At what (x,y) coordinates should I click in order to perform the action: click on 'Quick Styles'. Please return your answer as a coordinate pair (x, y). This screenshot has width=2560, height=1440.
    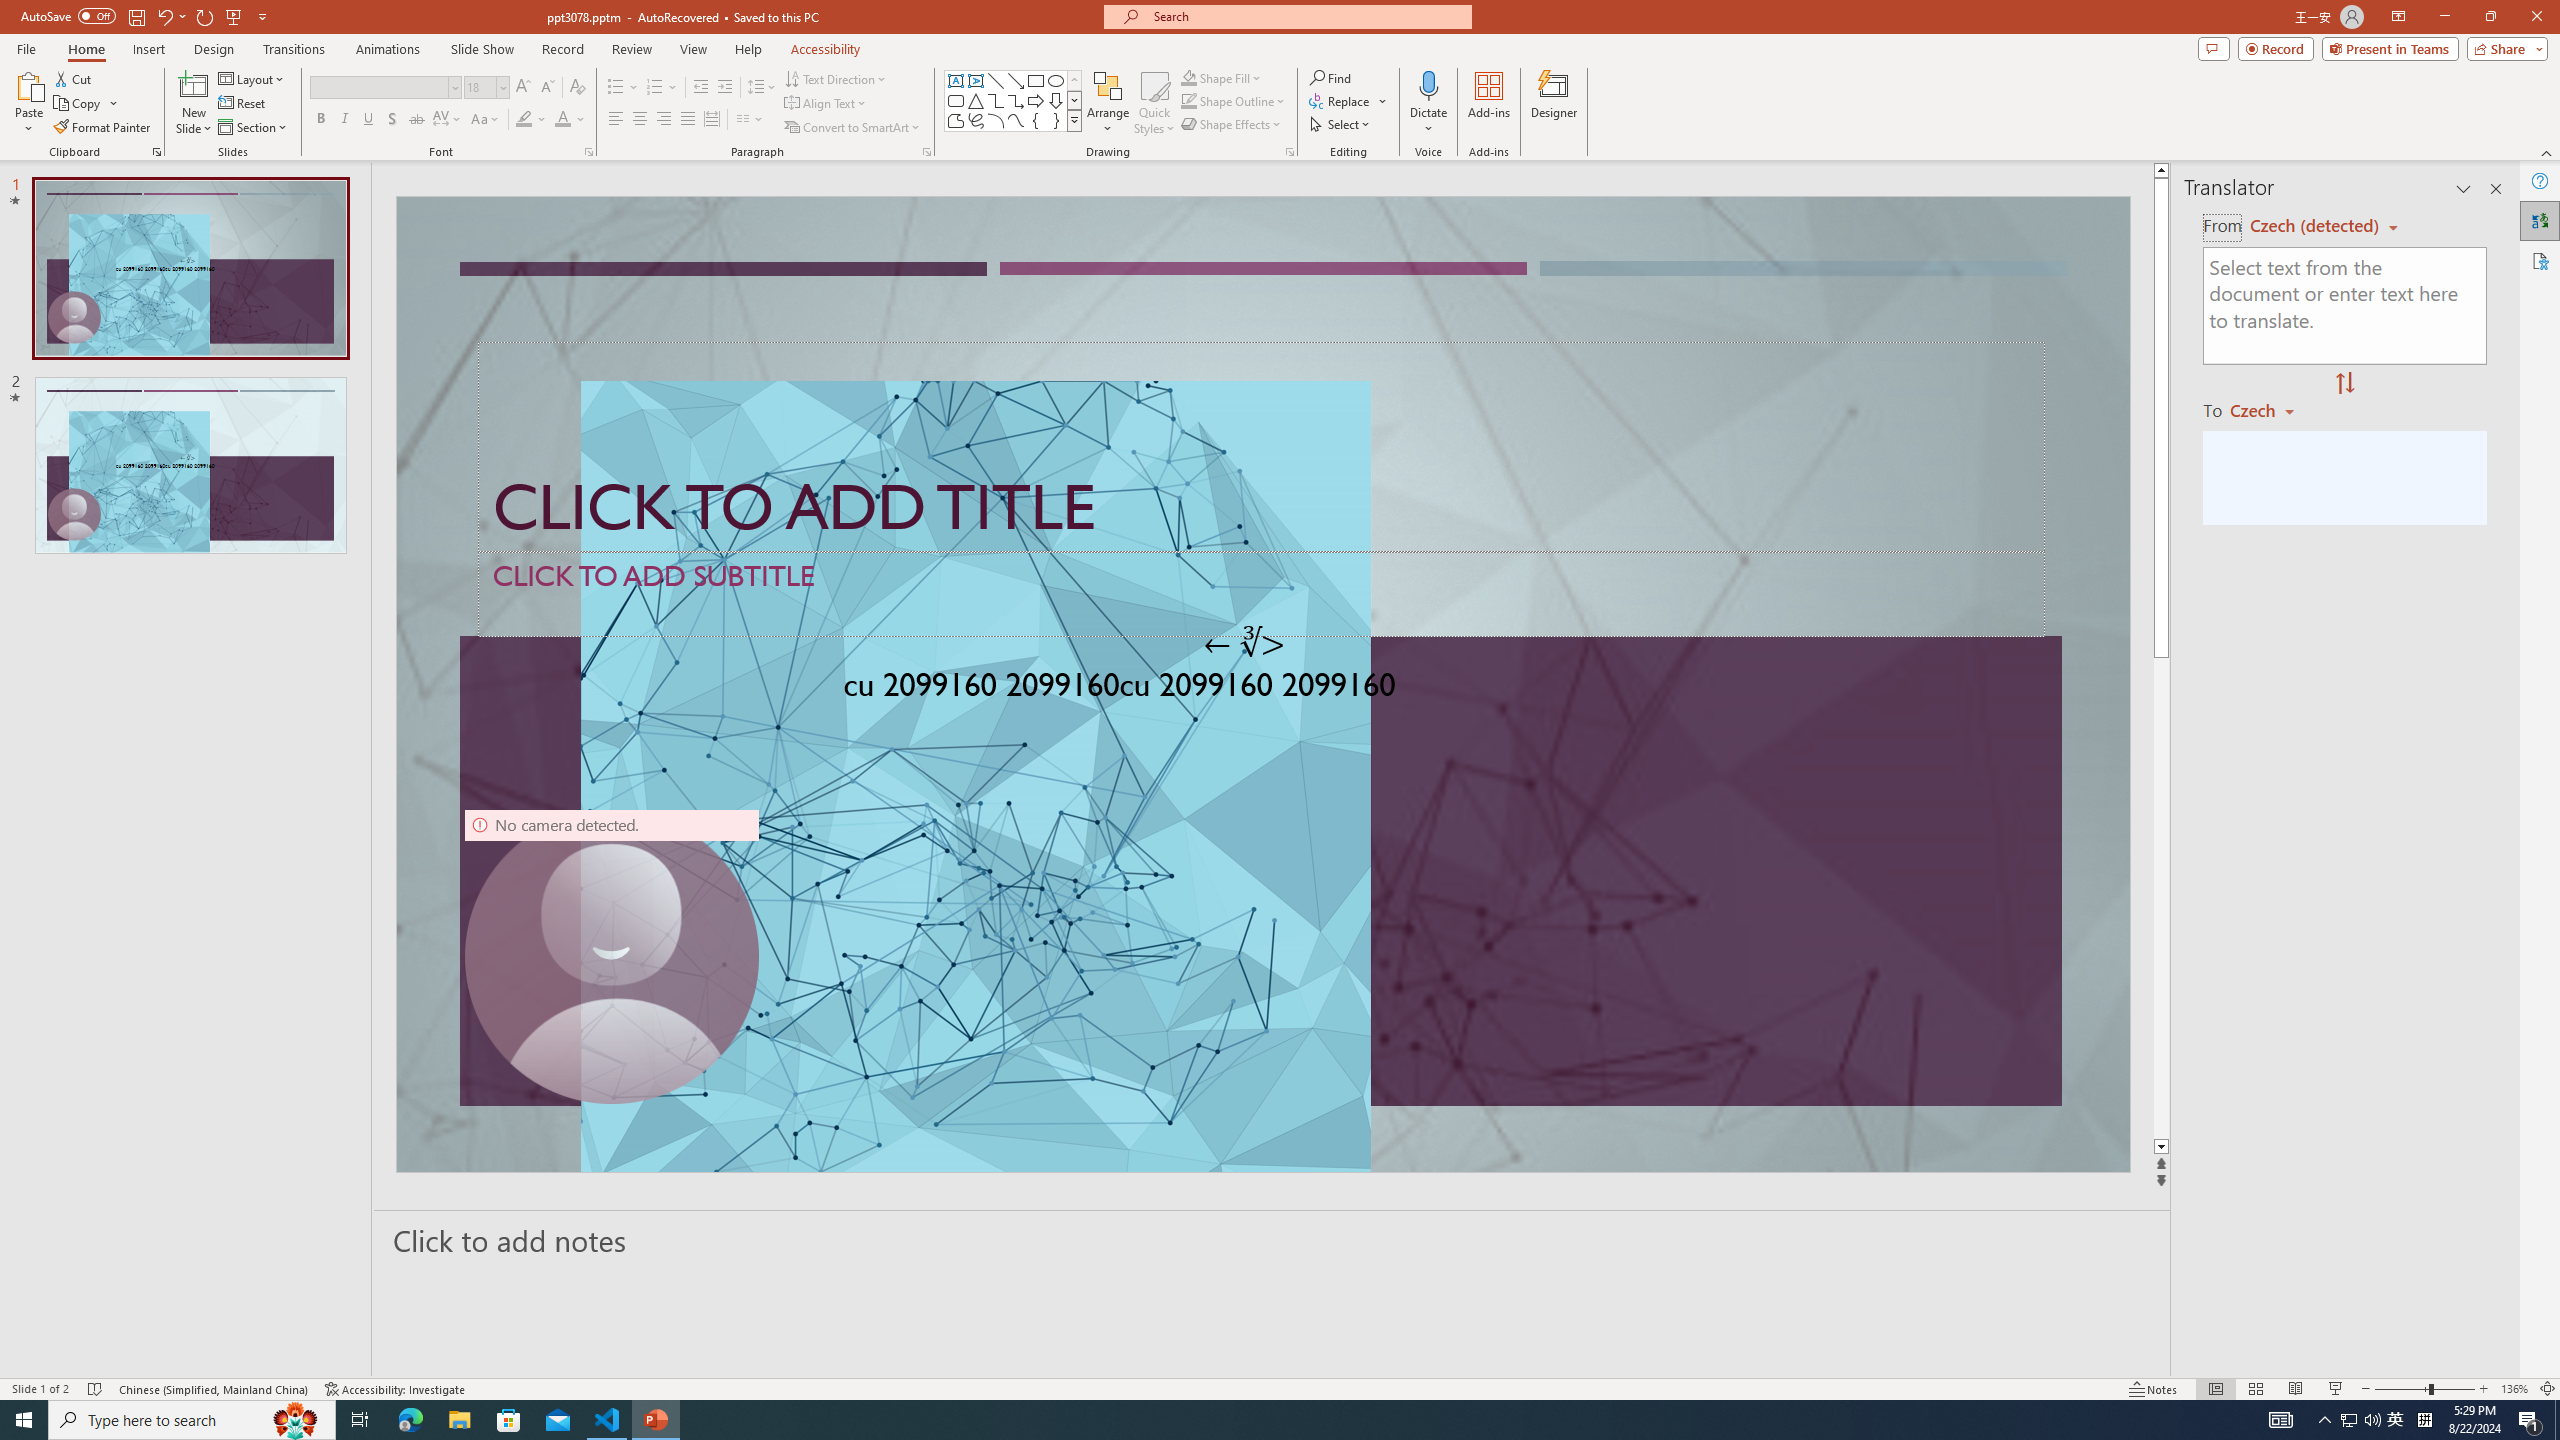
    Looking at the image, I should click on (1153, 103).